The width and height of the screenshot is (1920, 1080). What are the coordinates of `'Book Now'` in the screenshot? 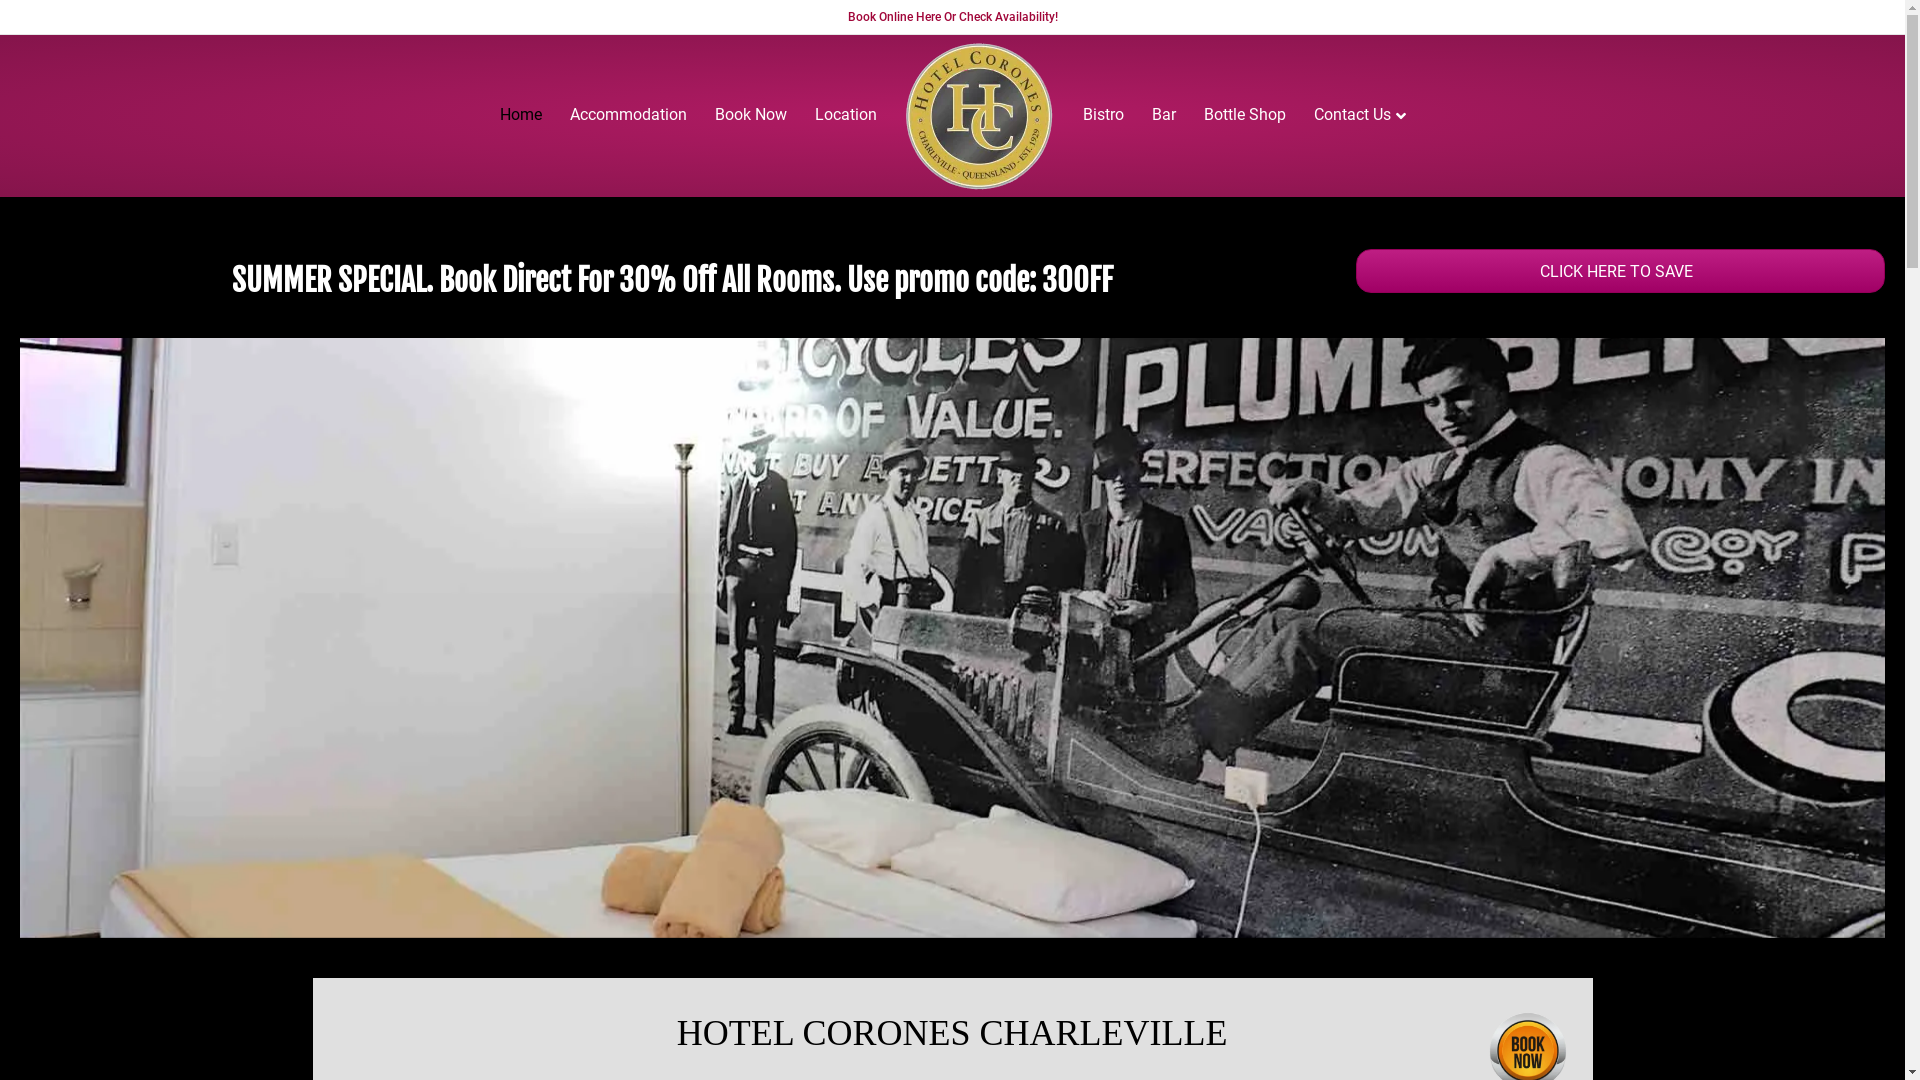 It's located at (748, 115).